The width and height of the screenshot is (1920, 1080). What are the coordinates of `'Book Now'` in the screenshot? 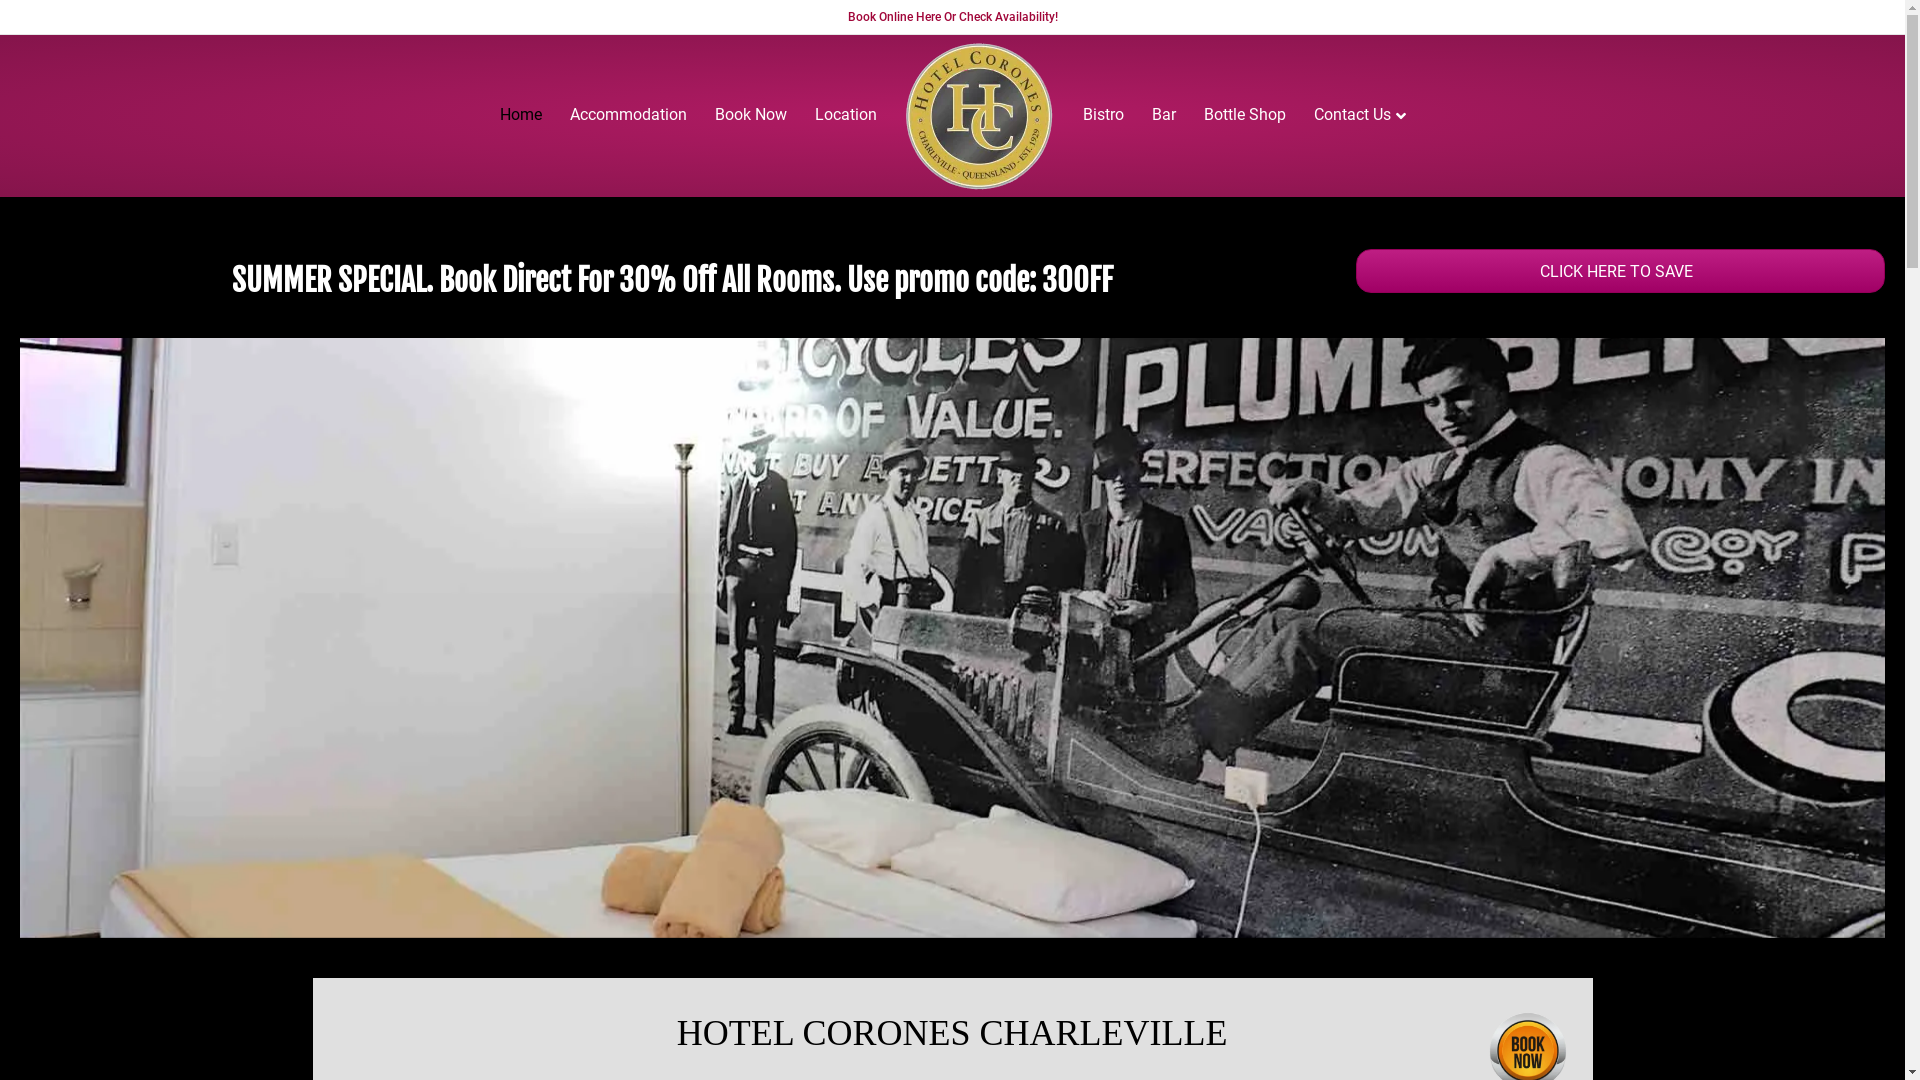 It's located at (748, 115).